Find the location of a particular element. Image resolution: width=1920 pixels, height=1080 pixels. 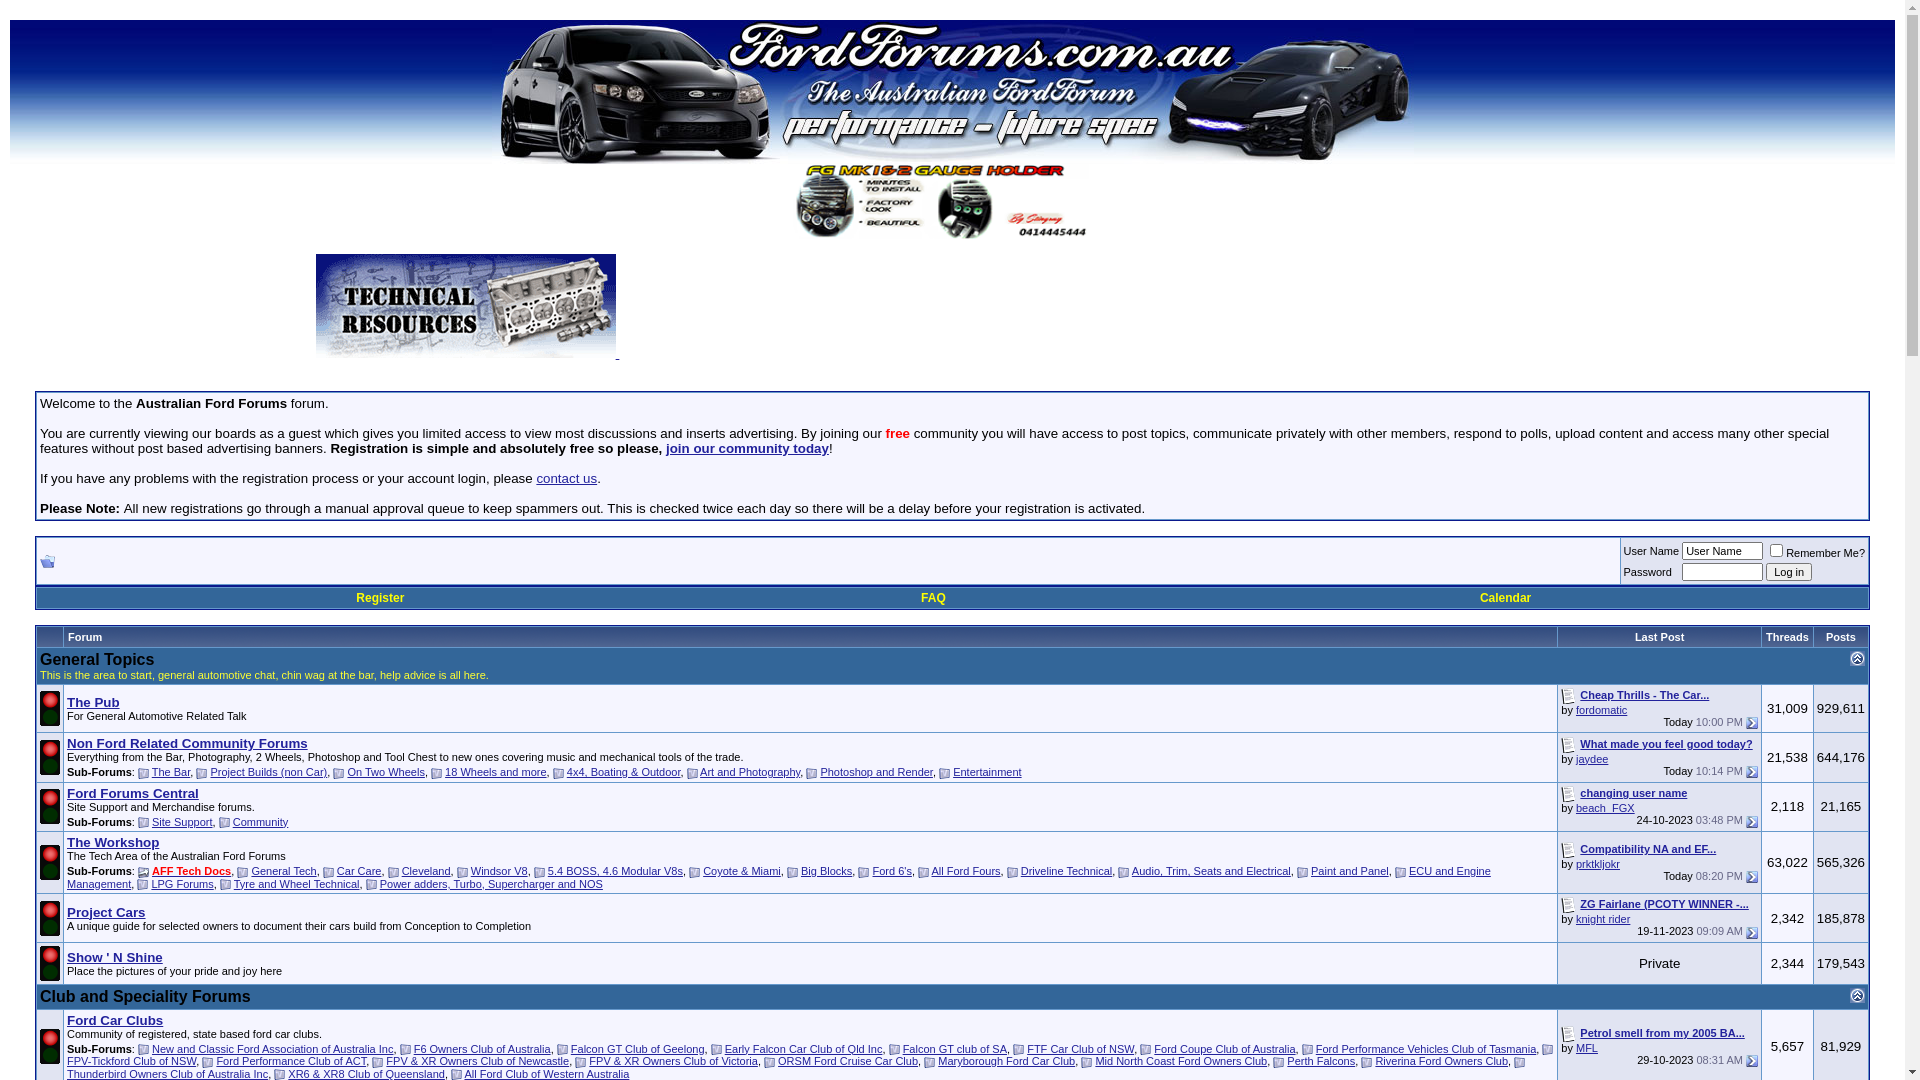

'Compatibility NA and EF...' is located at coordinates (1647, 848).